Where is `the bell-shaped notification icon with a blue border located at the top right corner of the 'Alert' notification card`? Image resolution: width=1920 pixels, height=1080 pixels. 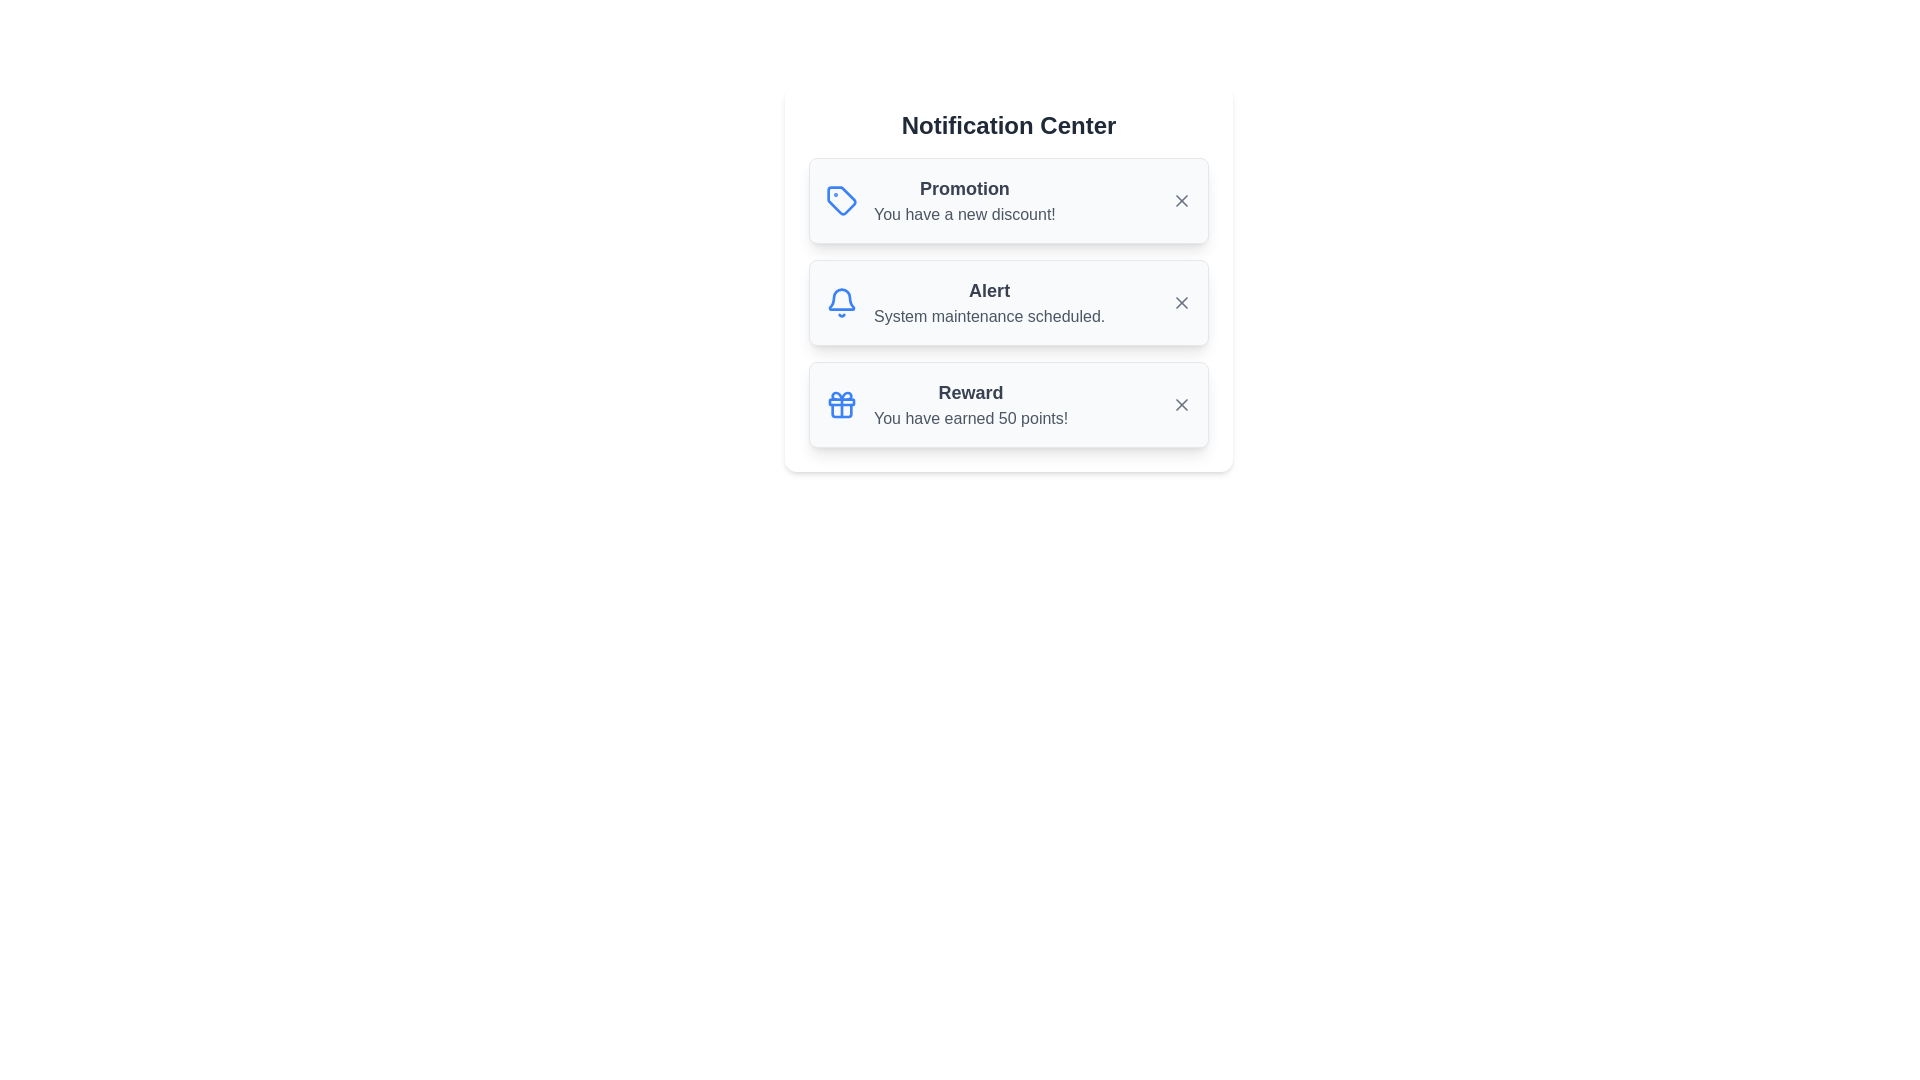 the bell-shaped notification icon with a blue border located at the top right corner of the 'Alert' notification card is located at coordinates (841, 299).